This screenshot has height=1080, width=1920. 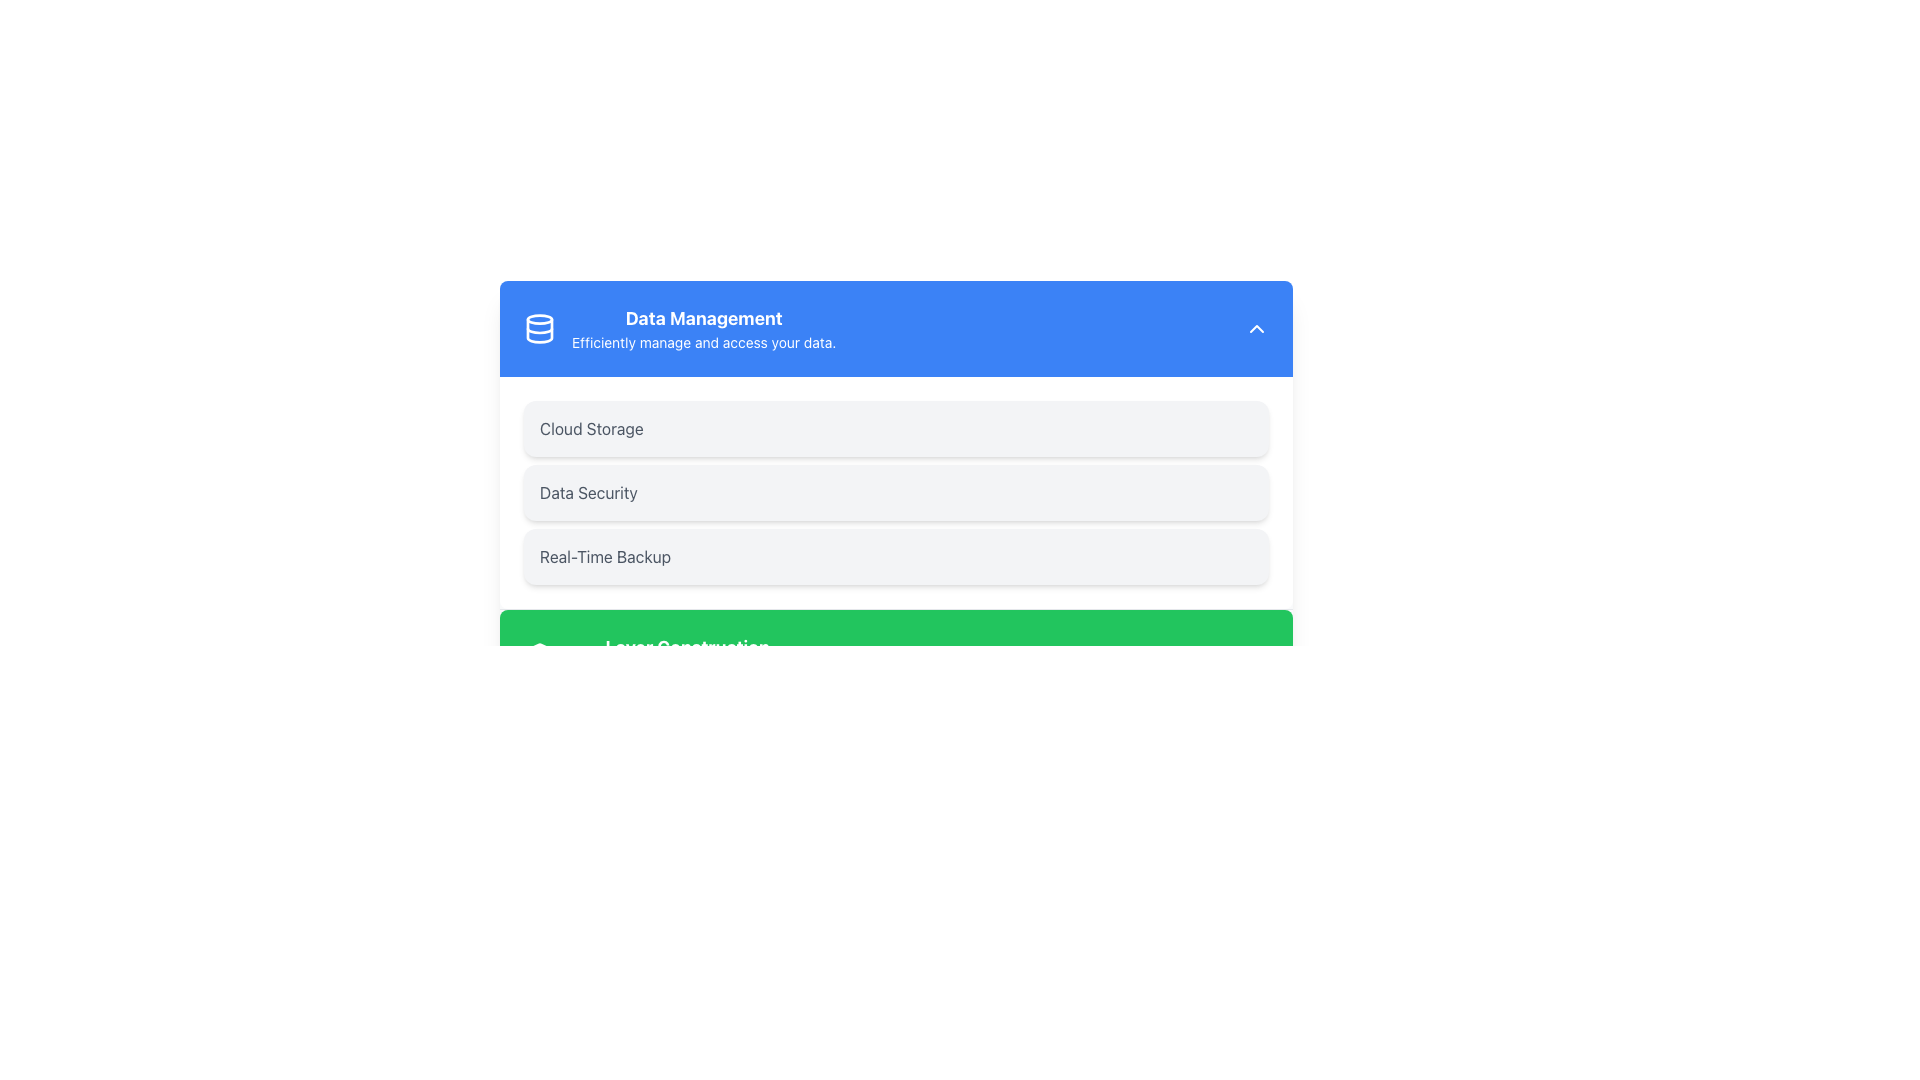 What do you see at coordinates (539, 318) in the screenshot?
I see `the Decorative Ellipse component of the logo graphic for the 'Data Management' section, which is positioned at the top-center of the displayed card` at bounding box center [539, 318].